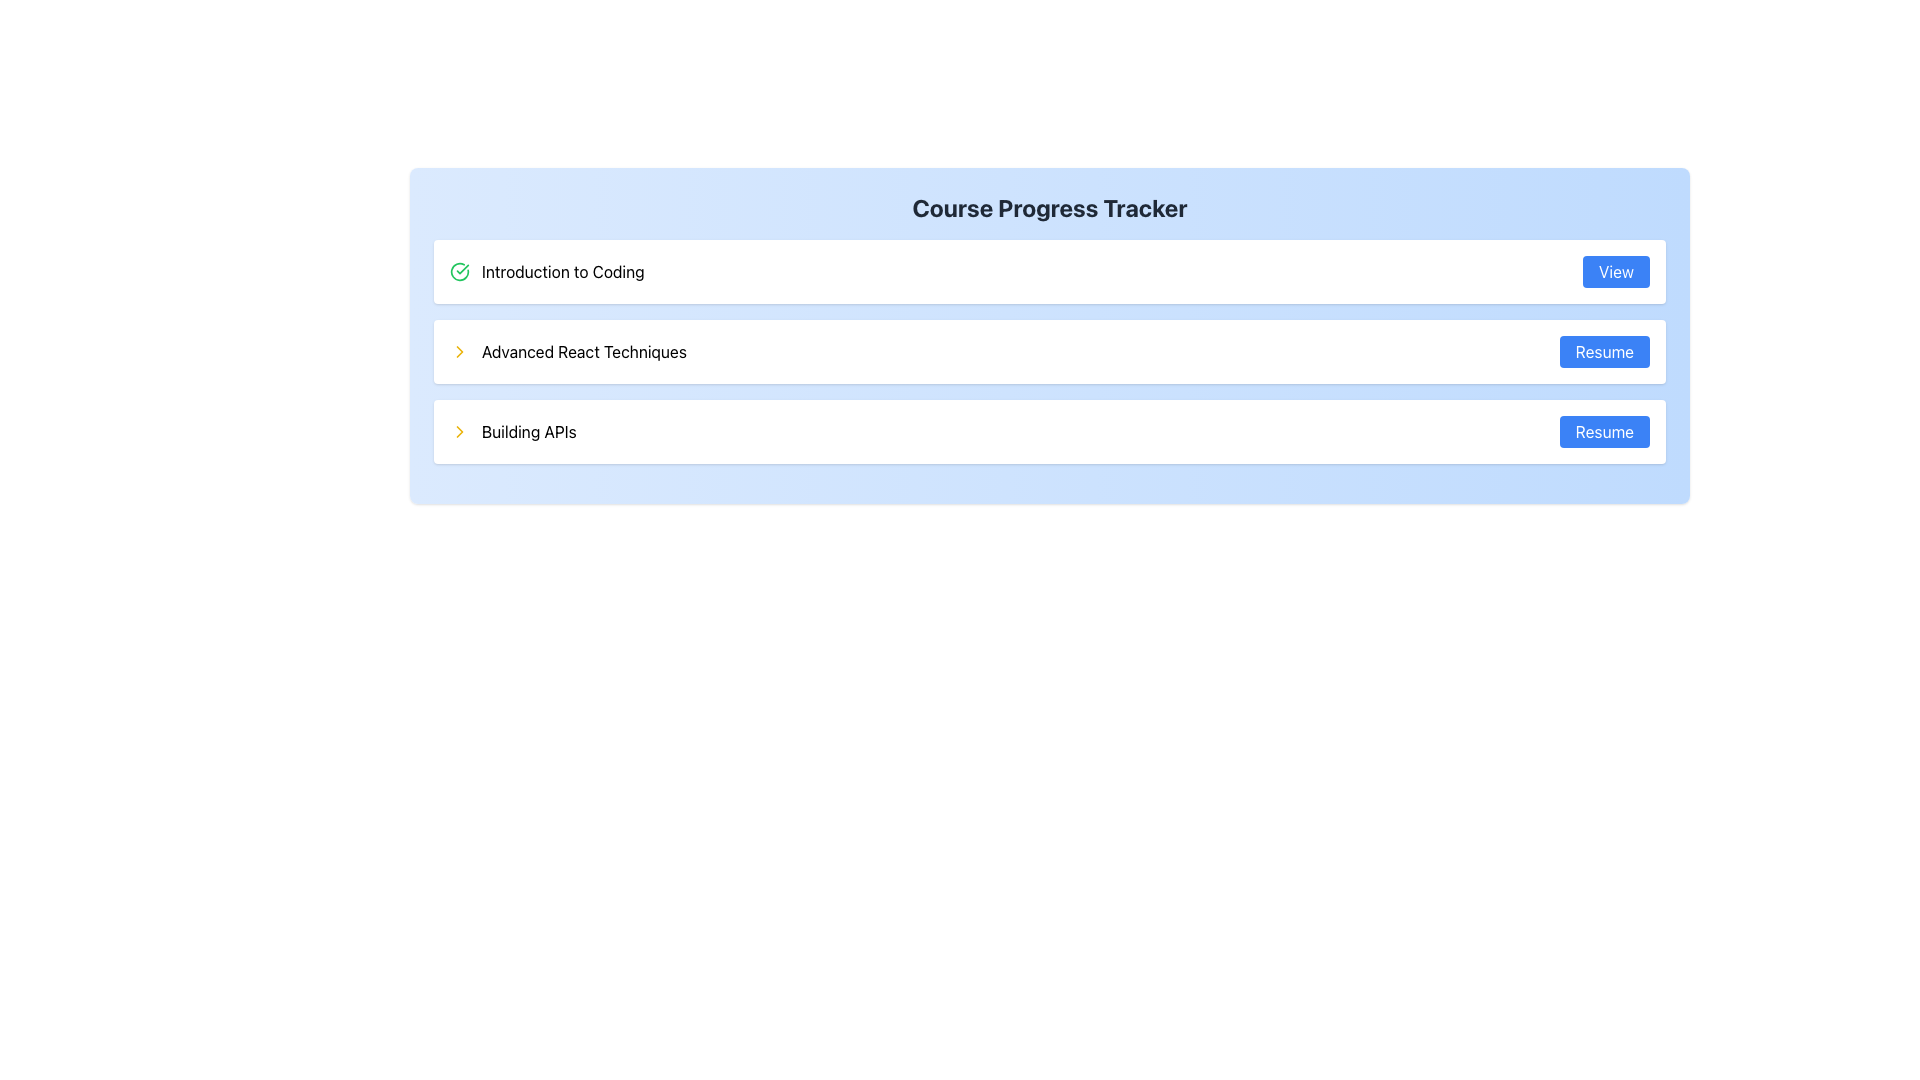 This screenshot has height=1080, width=1920. What do you see at coordinates (1604, 431) in the screenshot?
I see `the 'Resume' button for the 'Building APIs' course located on the right side of the third row in the course progress list to change its color` at bounding box center [1604, 431].